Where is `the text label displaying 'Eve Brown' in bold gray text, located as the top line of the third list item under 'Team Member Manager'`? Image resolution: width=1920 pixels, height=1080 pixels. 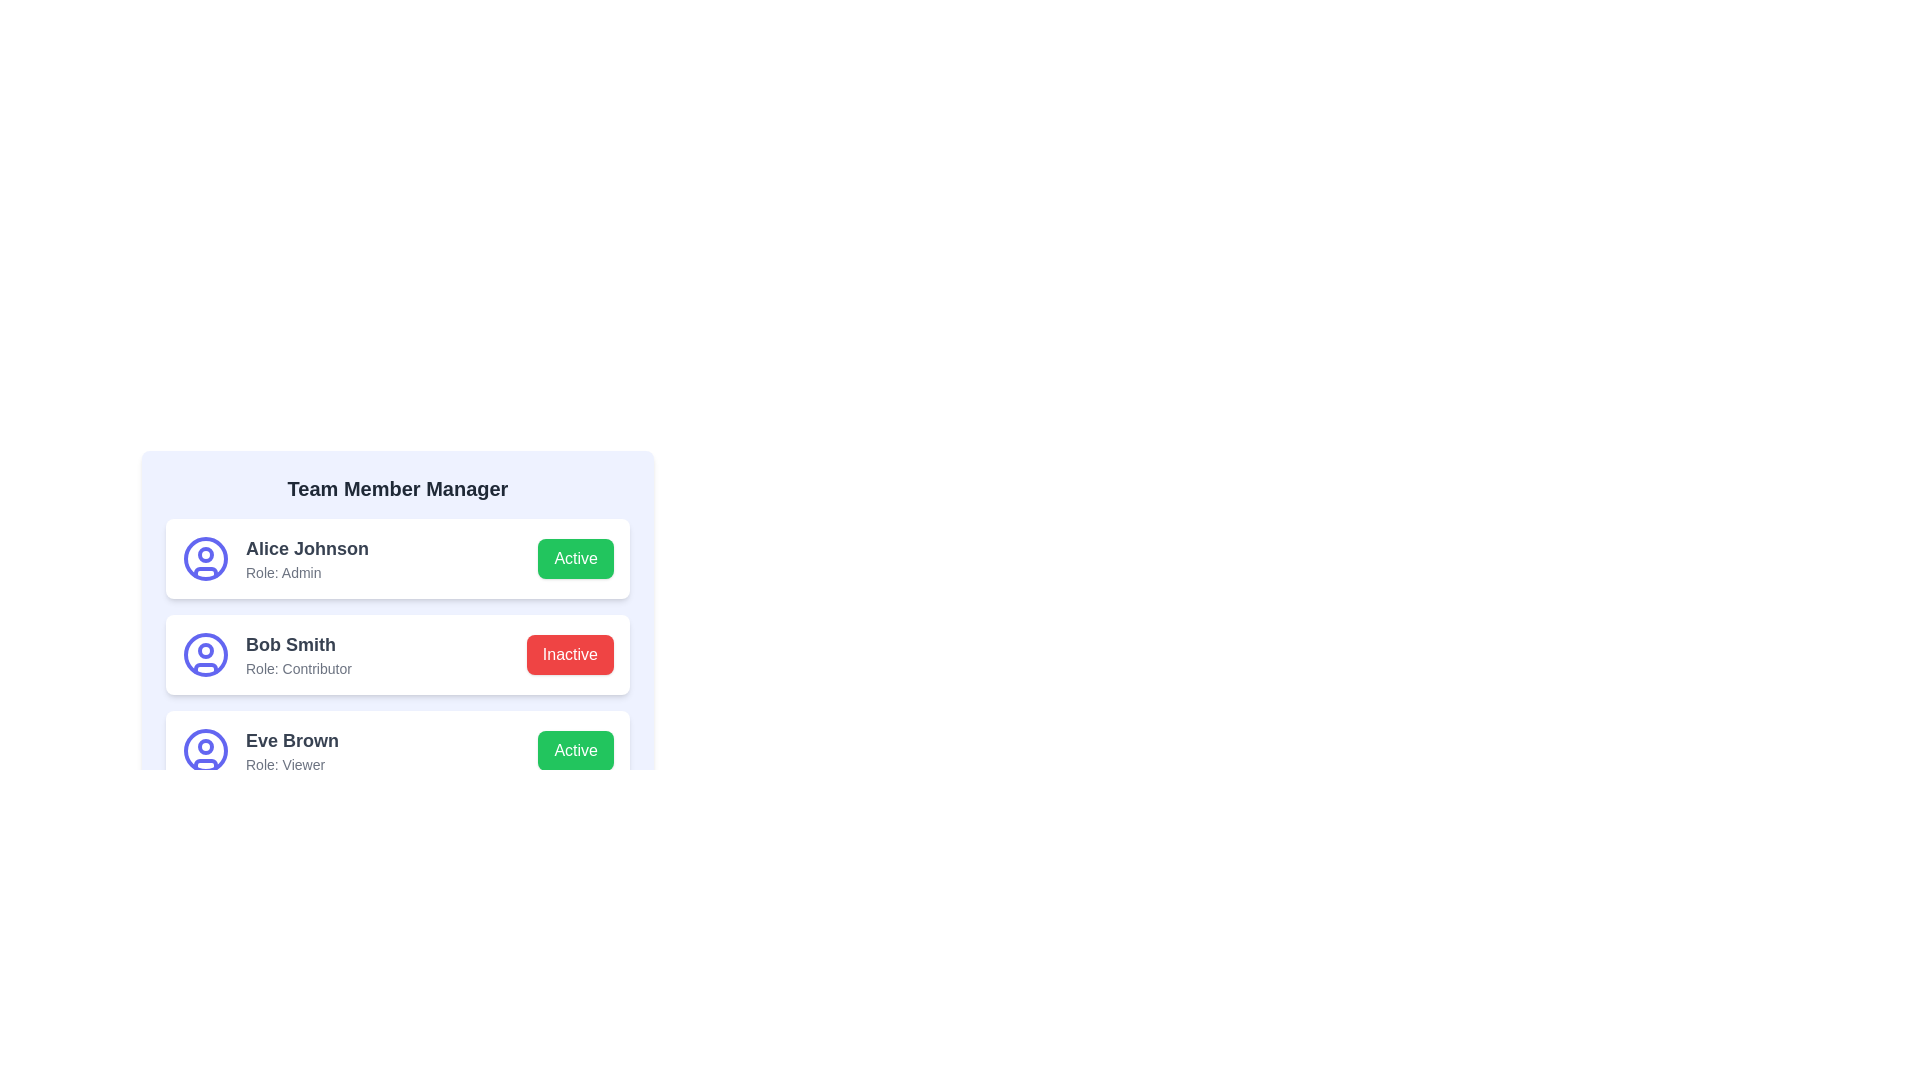 the text label displaying 'Eve Brown' in bold gray text, located as the top line of the third list item under 'Team Member Manager' is located at coordinates (291, 740).